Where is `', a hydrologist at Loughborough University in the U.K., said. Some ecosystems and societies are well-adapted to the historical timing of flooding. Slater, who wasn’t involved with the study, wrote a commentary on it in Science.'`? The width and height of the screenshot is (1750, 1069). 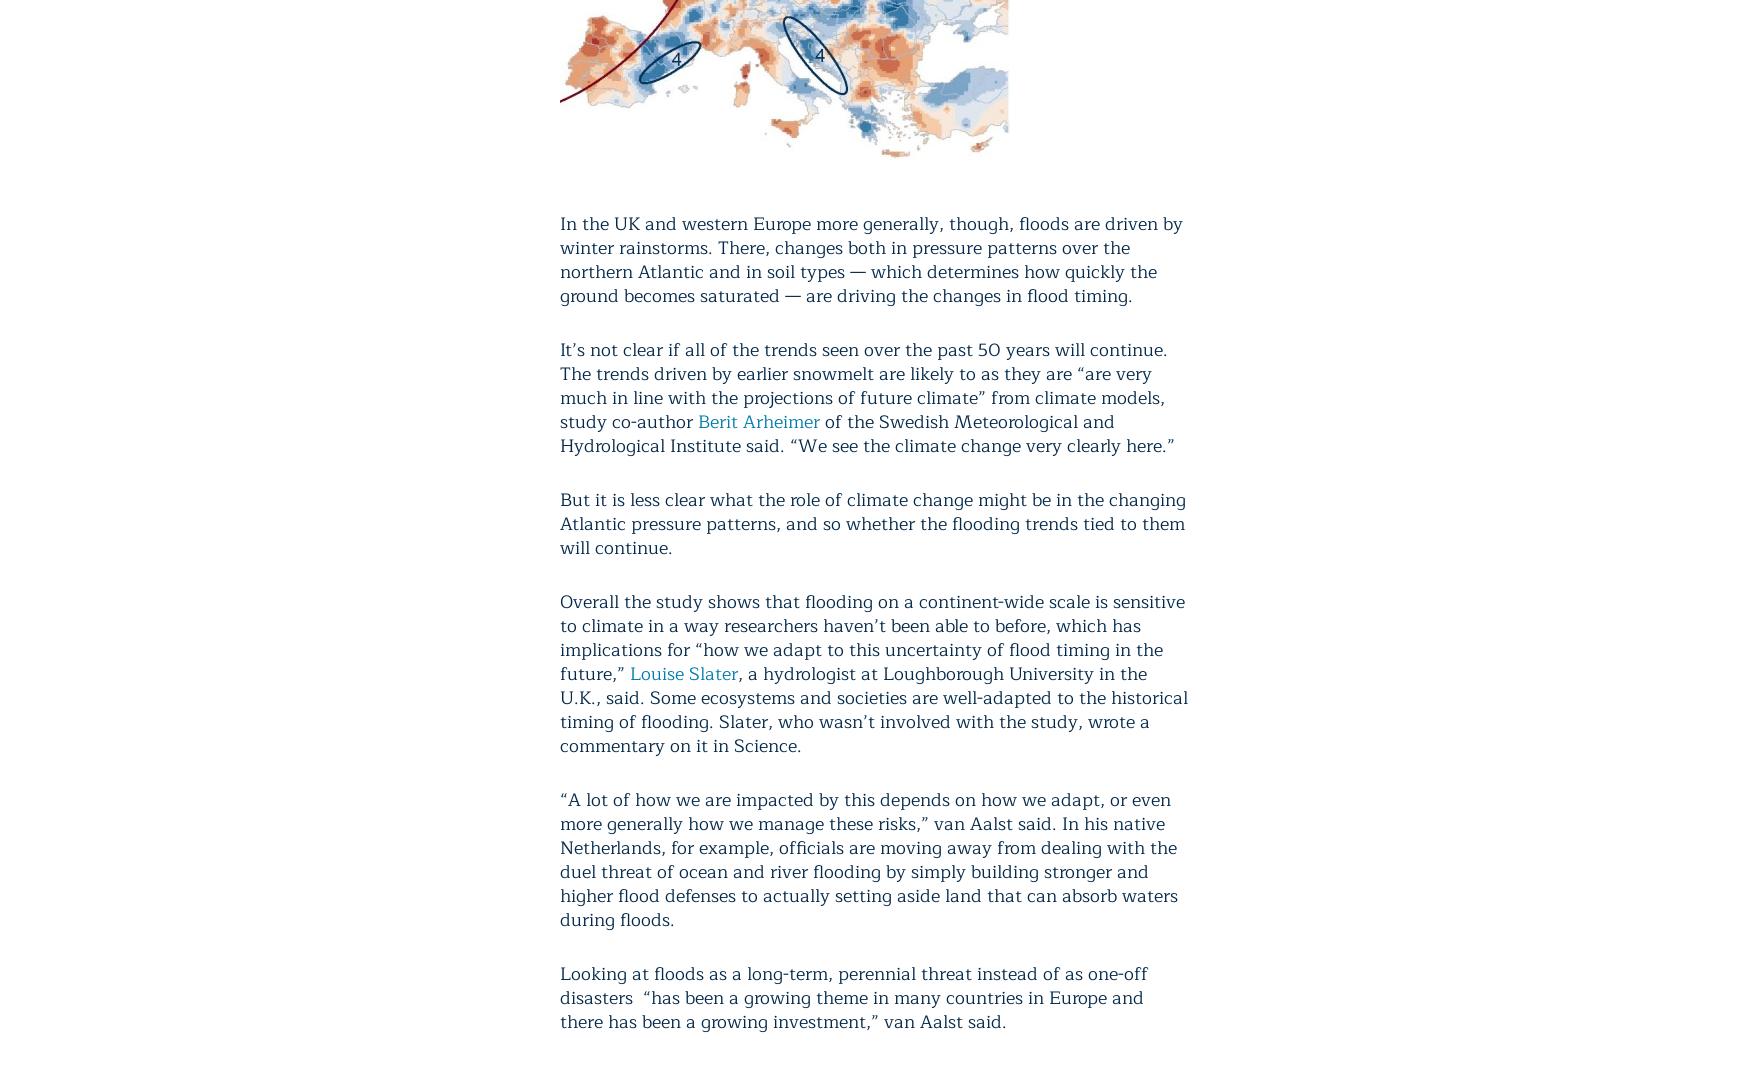 ', a hydrologist at Loughborough University in the U.K., said. Some ecosystems and societies are well-adapted to the historical timing of flooding. Slater, who wasn’t involved with the study, wrote a commentary on it in Science.' is located at coordinates (559, 707).